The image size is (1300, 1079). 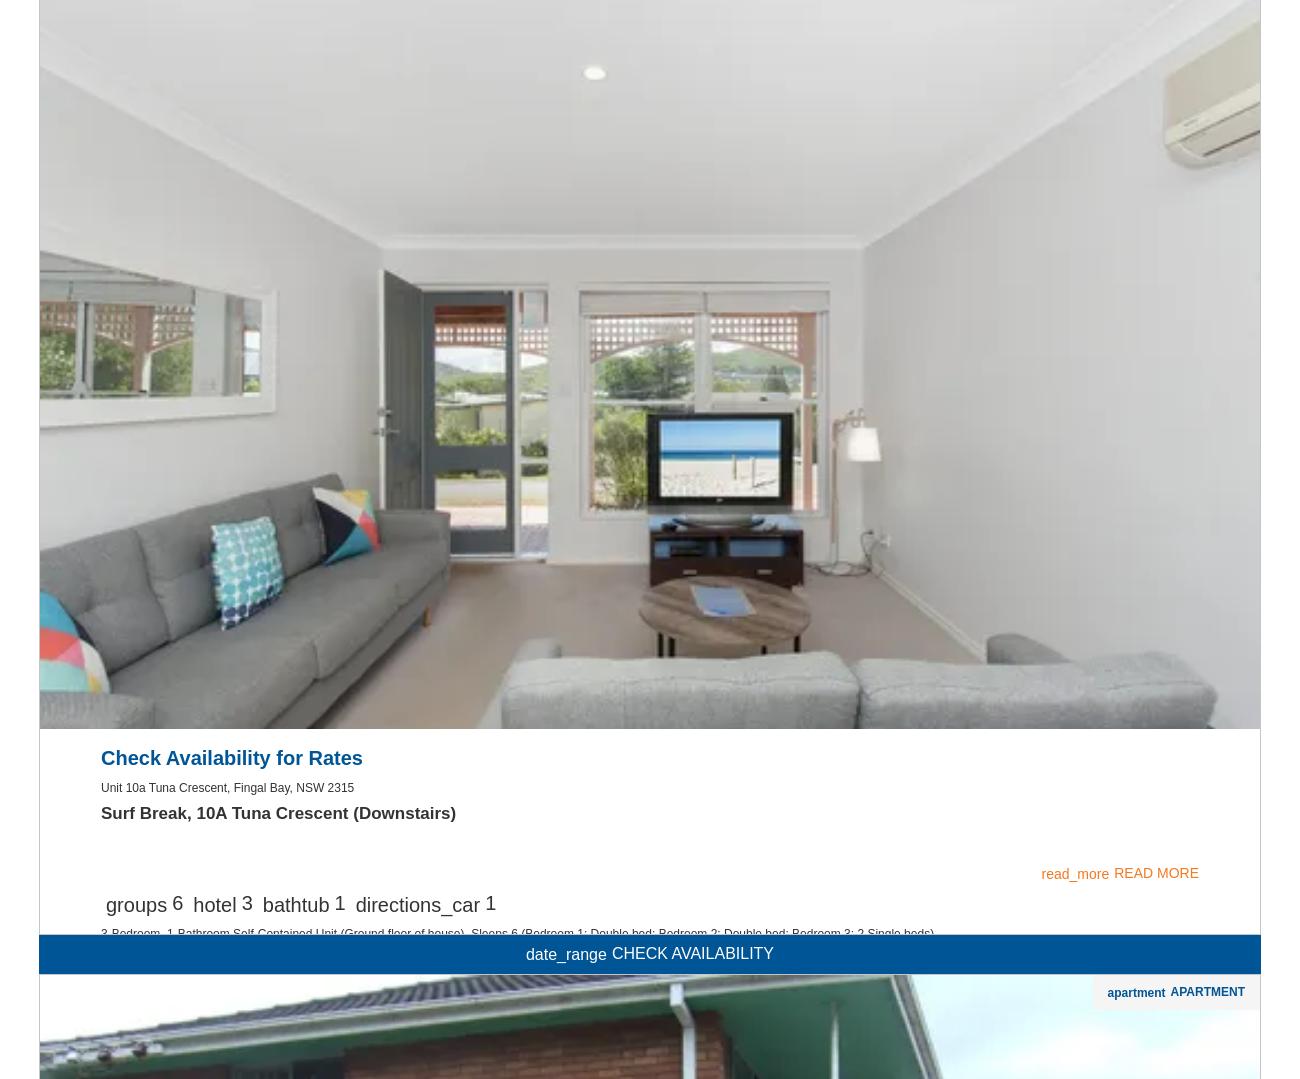 What do you see at coordinates (222, 1044) in the screenshot?
I see `'2/10 Ocean Parade, Boat Harbour, NSW 2316'` at bounding box center [222, 1044].